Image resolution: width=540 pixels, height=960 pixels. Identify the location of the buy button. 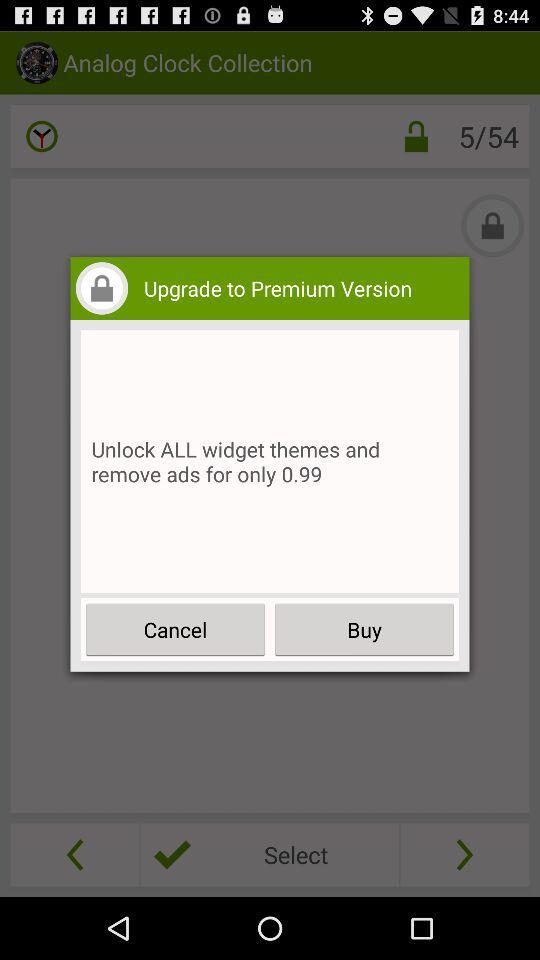
(363, 628).